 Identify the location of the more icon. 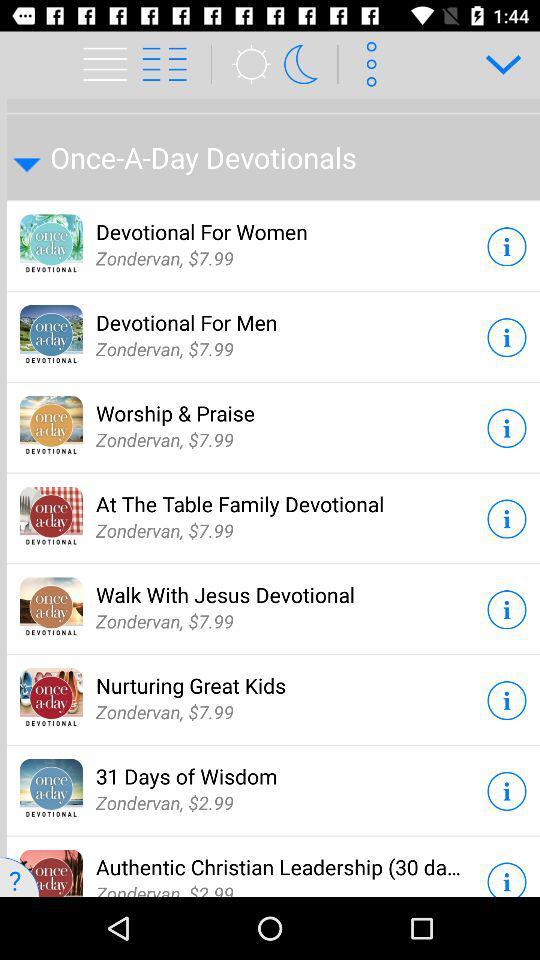
(367, 64).